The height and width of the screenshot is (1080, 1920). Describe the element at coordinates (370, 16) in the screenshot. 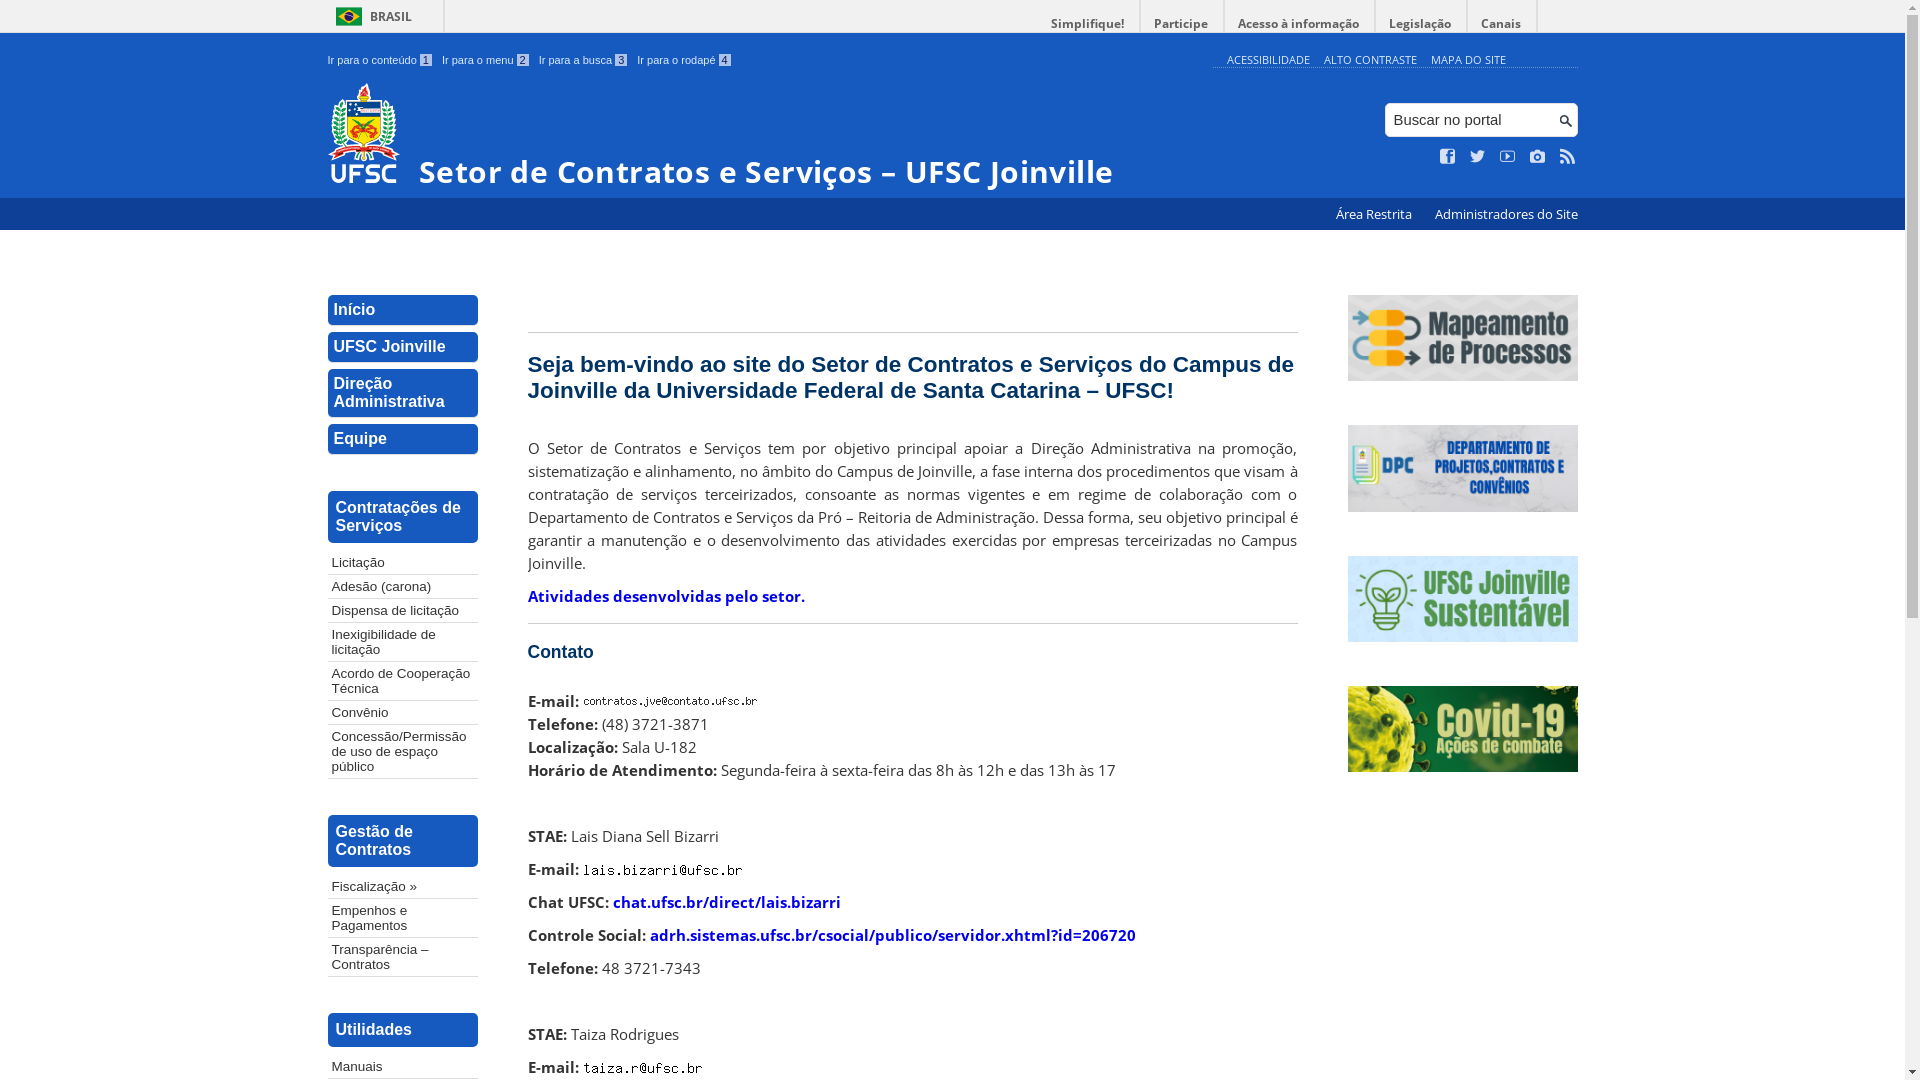

I see `'BRASIL'` at that location.